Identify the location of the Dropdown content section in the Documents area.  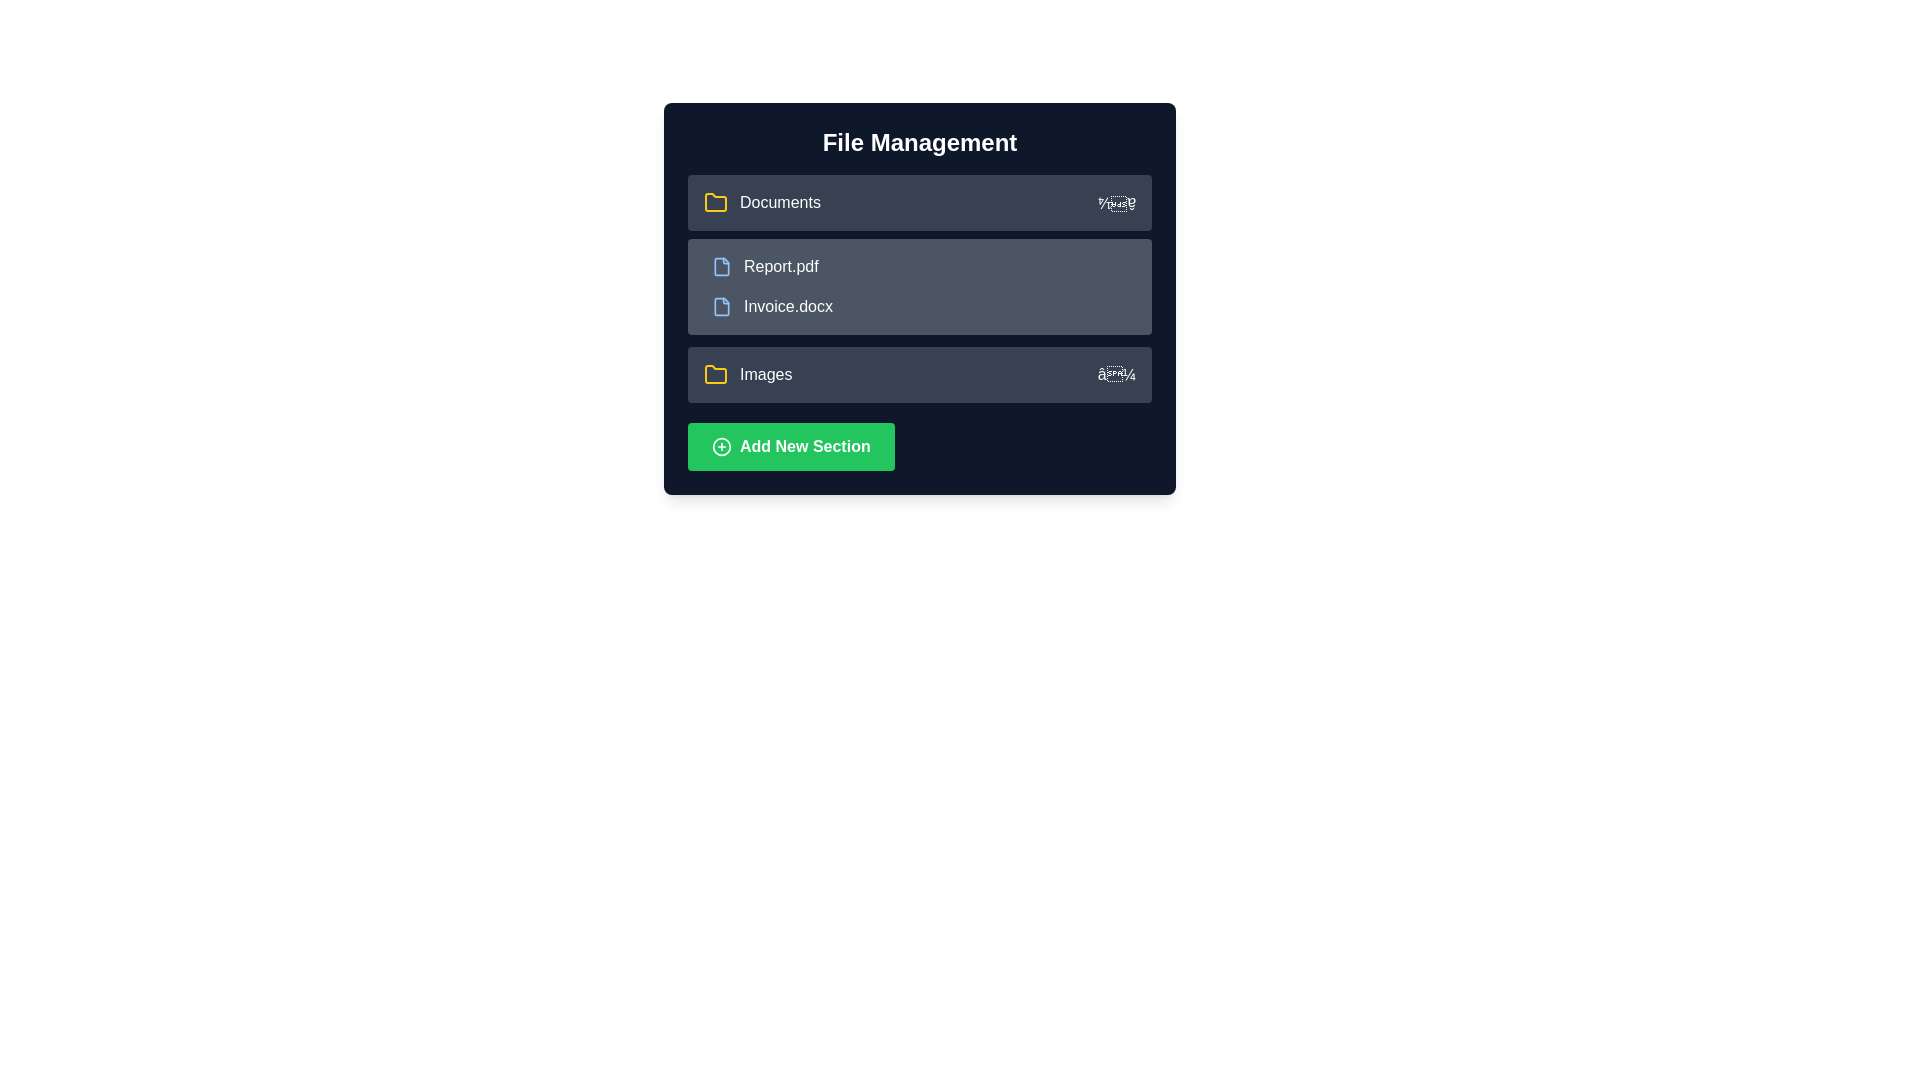
(919, 286).